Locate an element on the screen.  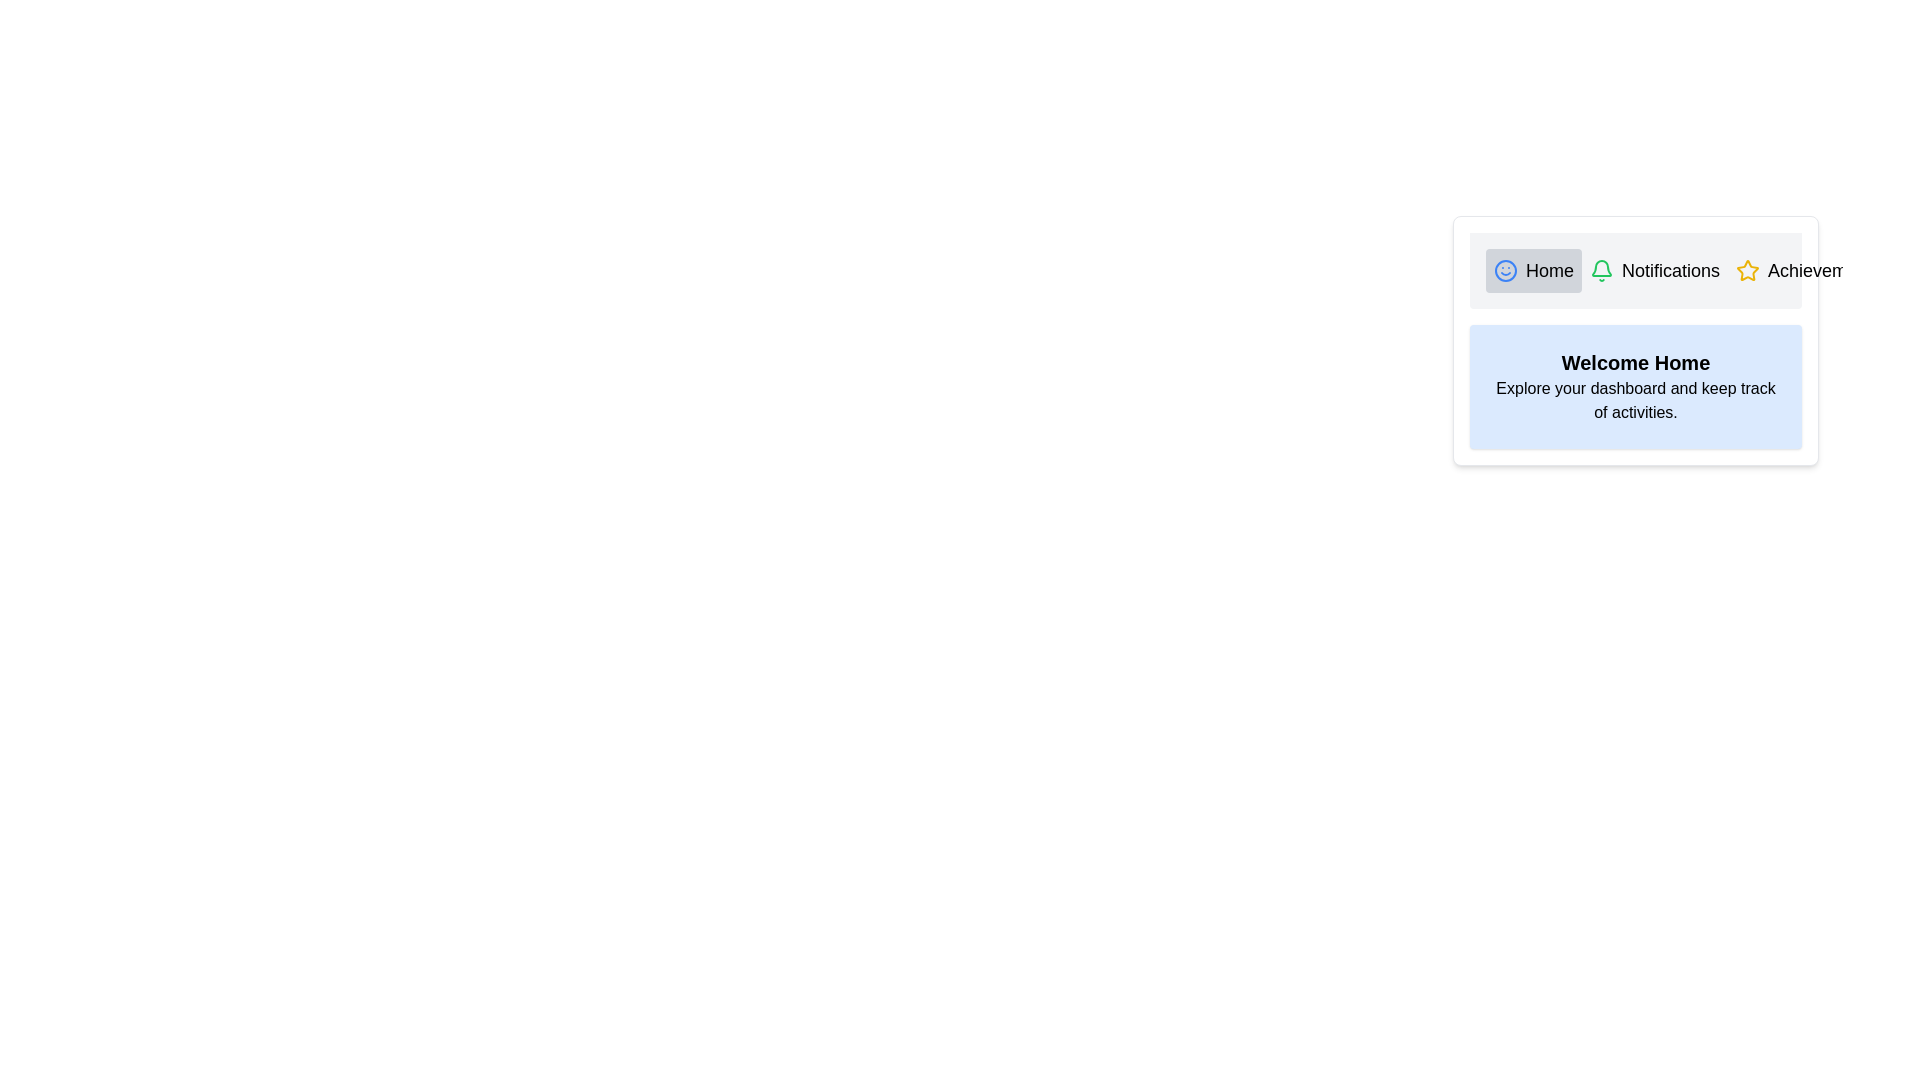
the tab labeled Achievements is located at coordinates (1808, 270).